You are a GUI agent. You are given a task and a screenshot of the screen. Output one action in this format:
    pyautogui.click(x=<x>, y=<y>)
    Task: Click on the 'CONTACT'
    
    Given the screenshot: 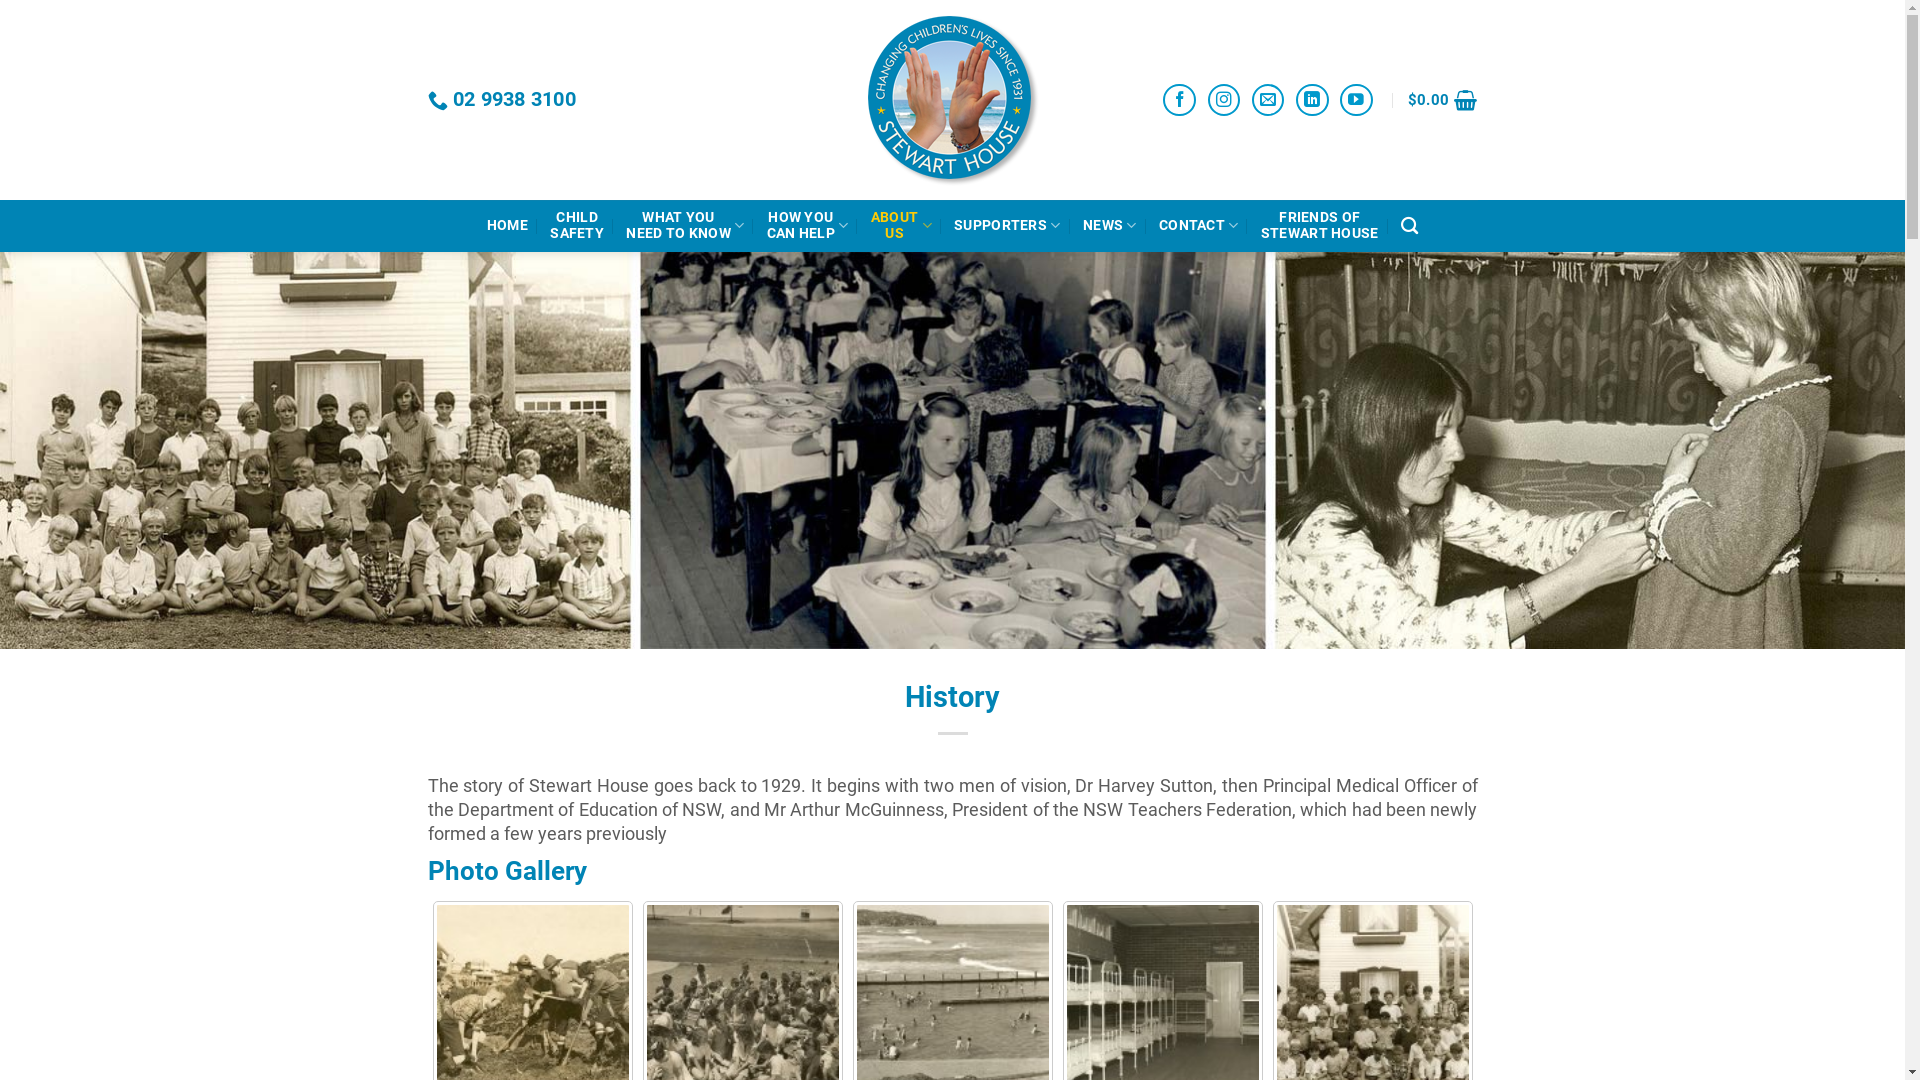 What is the action you would take?
    pyautogui.click(x=1199, y=225)
    